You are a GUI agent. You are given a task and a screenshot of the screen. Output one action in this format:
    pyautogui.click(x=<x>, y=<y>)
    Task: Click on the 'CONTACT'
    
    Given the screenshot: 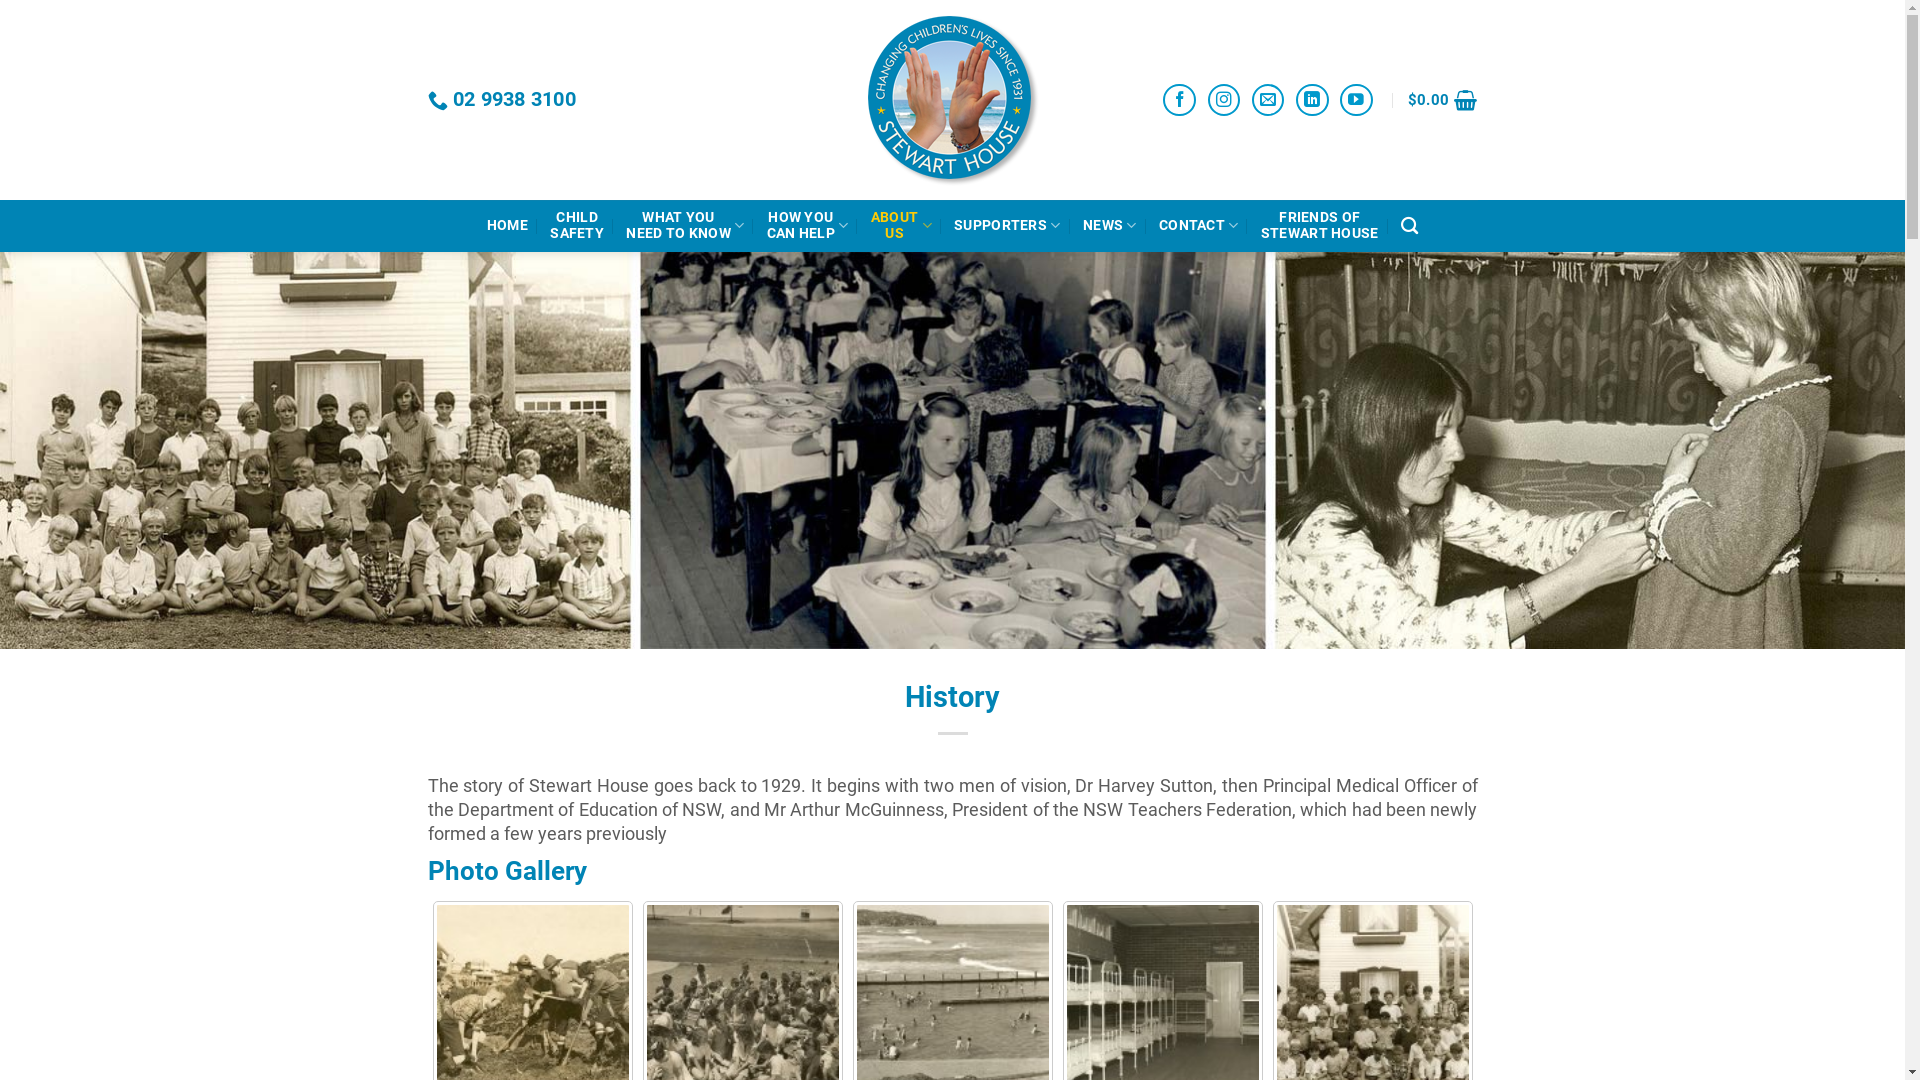 What is the action you would take?
    pyautogui.click(x=1199, y=225)
    